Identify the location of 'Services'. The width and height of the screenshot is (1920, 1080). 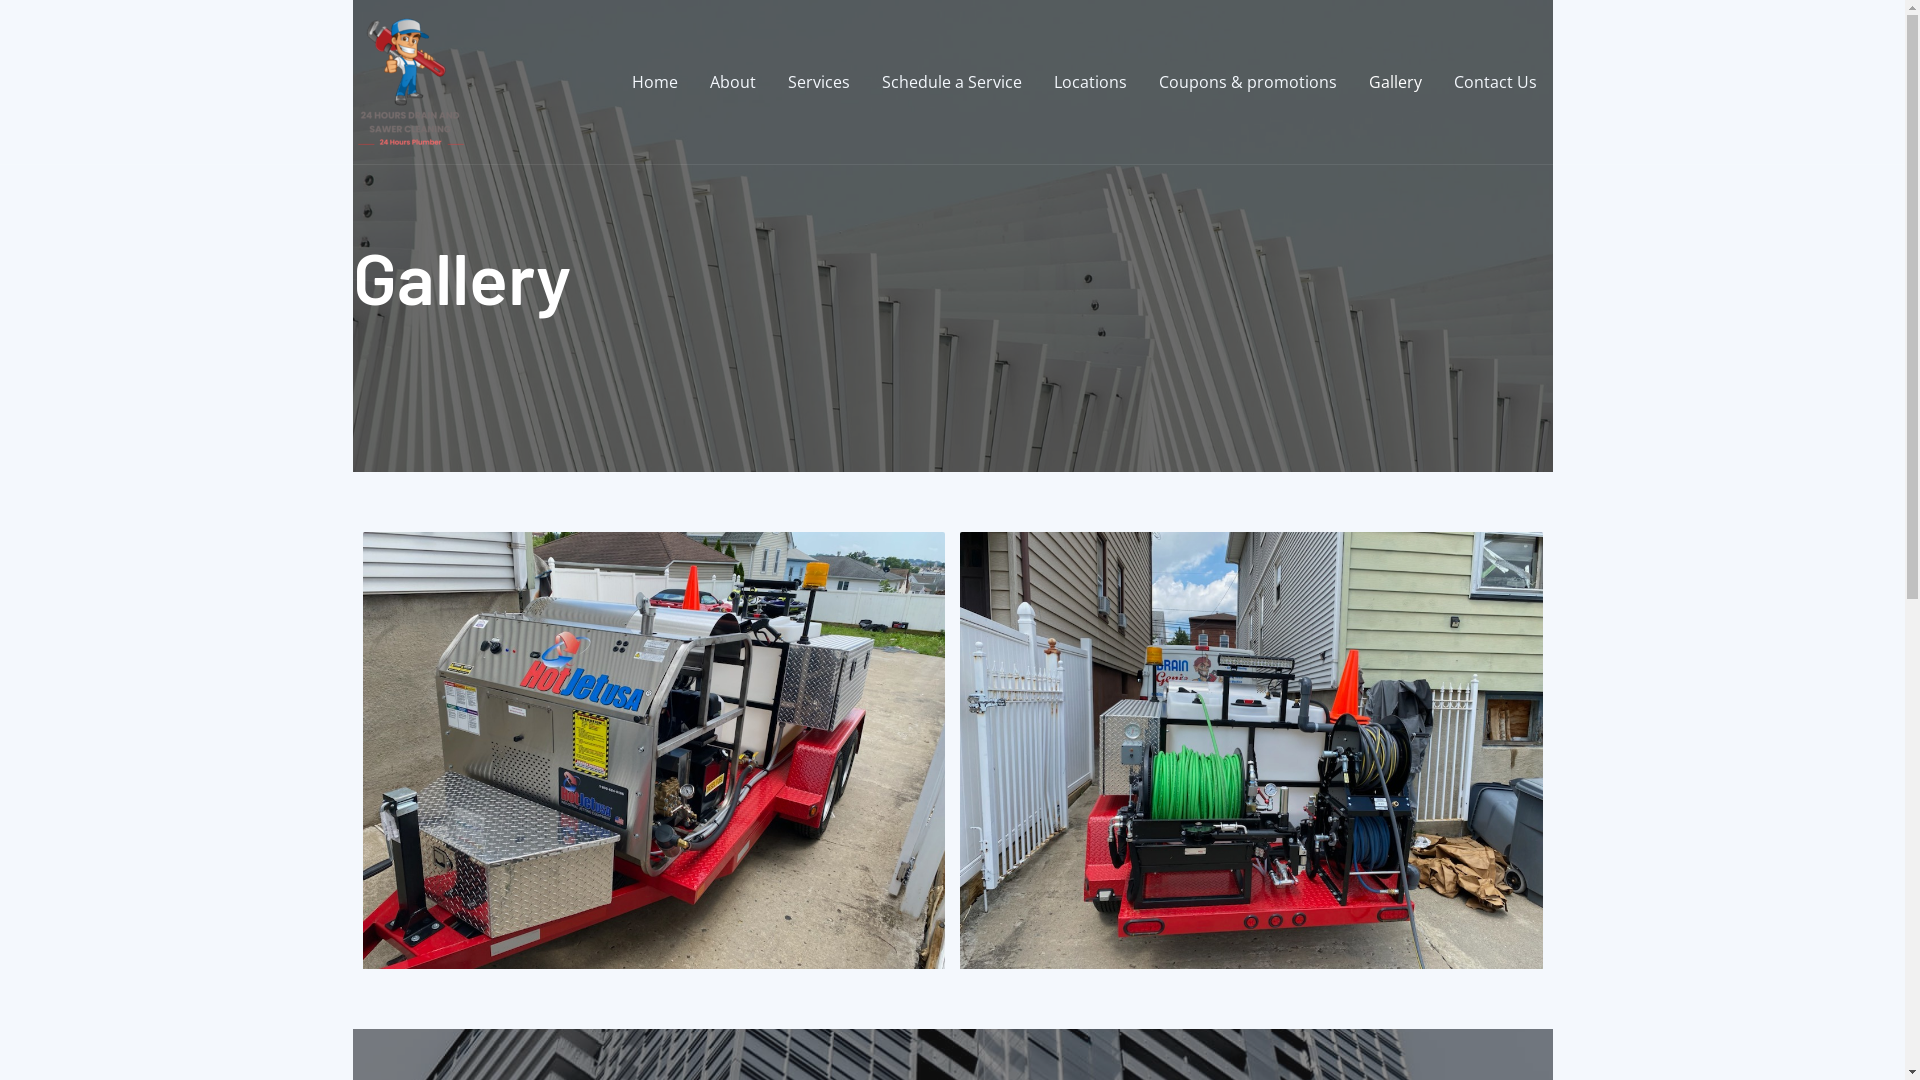
(819, 80).